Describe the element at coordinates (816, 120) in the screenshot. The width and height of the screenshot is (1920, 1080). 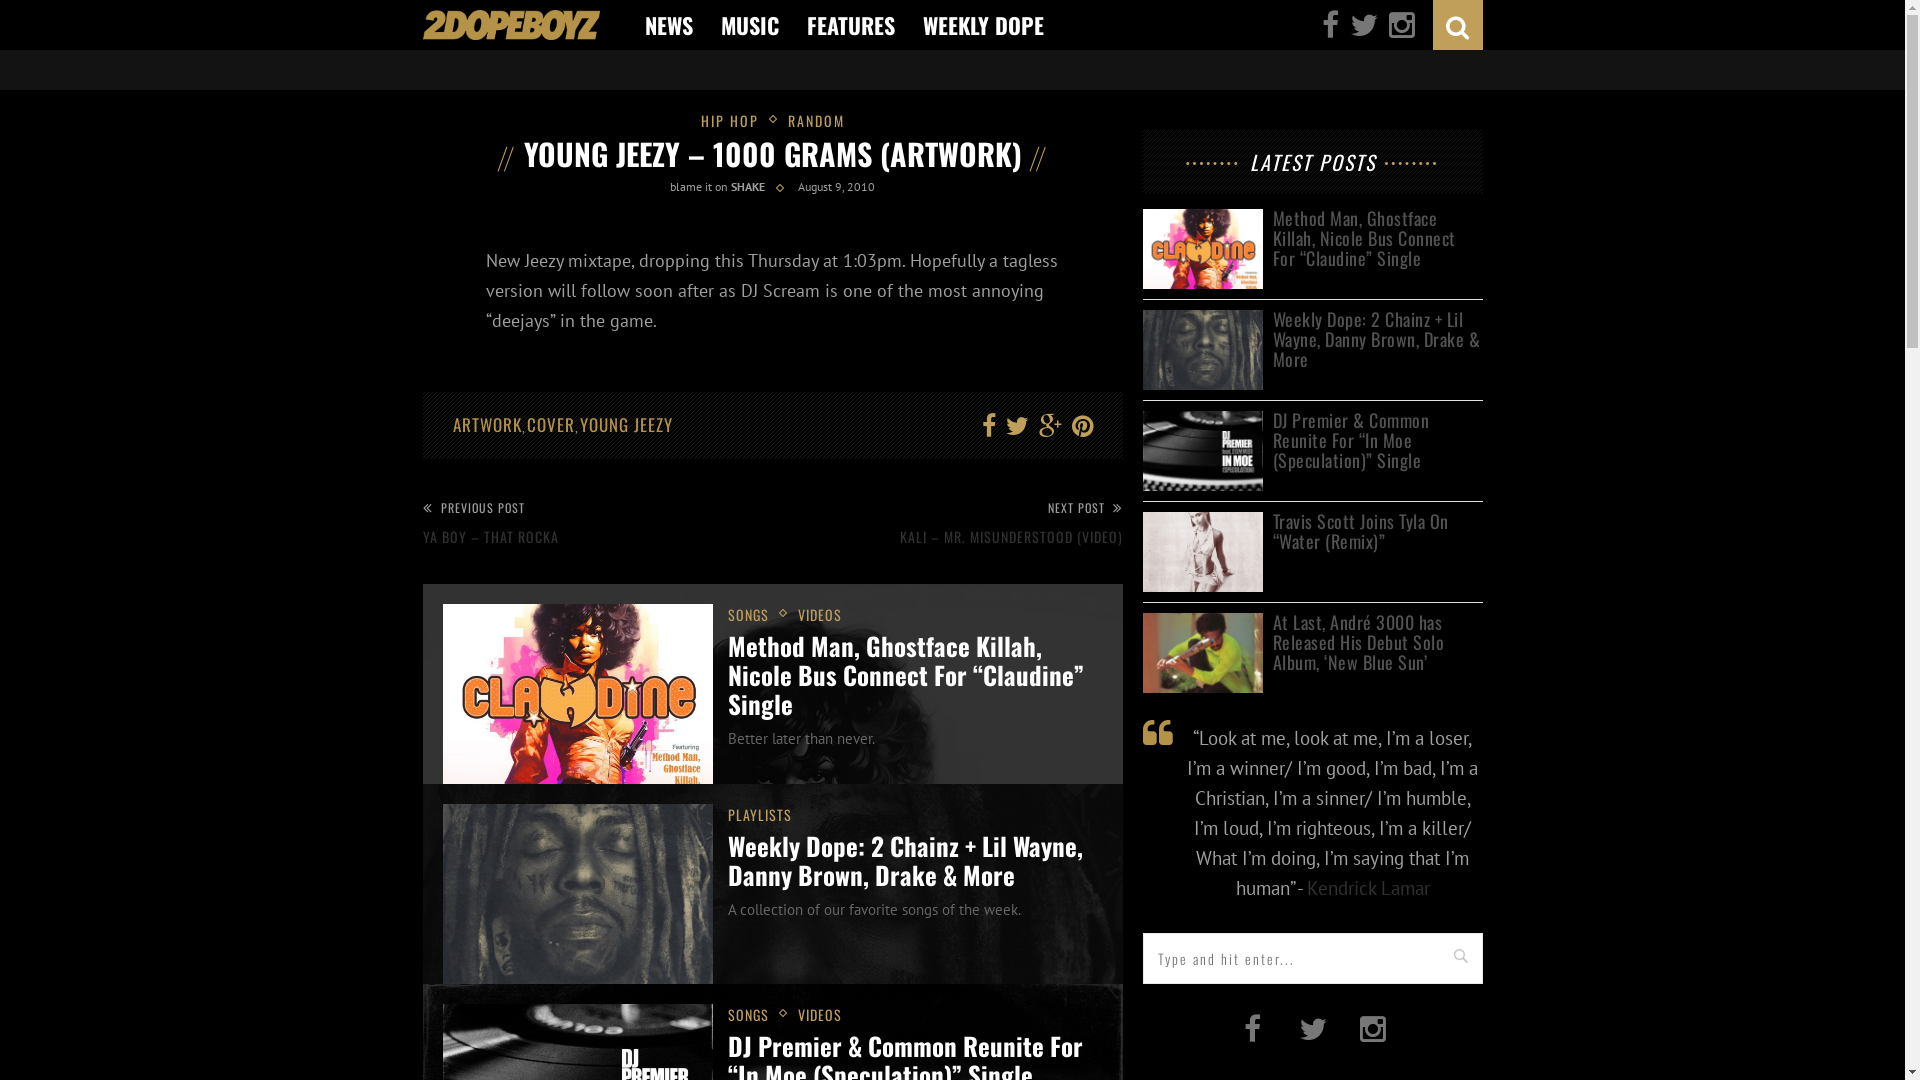
I see `'RANDOM'` at that location.